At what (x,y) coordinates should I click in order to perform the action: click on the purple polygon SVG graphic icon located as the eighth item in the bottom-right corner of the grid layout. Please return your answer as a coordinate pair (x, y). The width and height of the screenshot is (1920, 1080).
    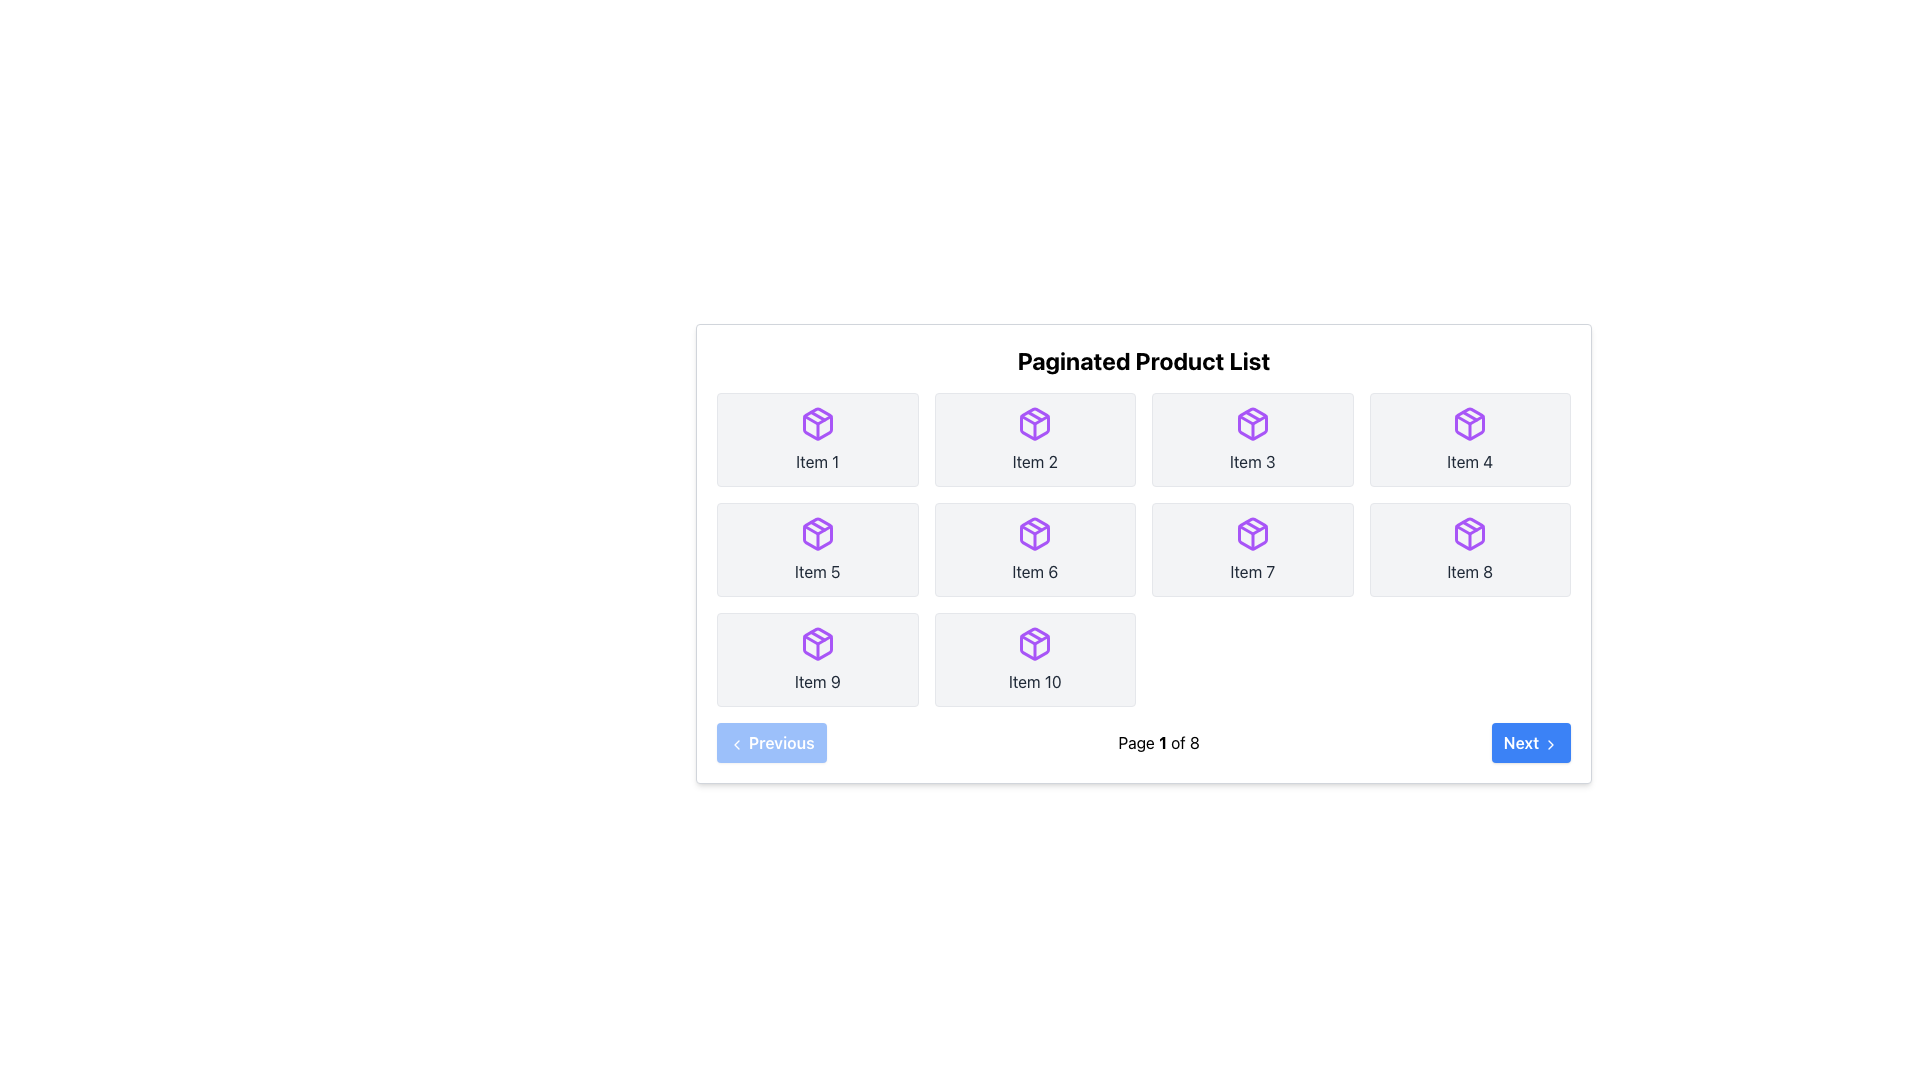
    Looking at the image, I should click on (1470, 532).